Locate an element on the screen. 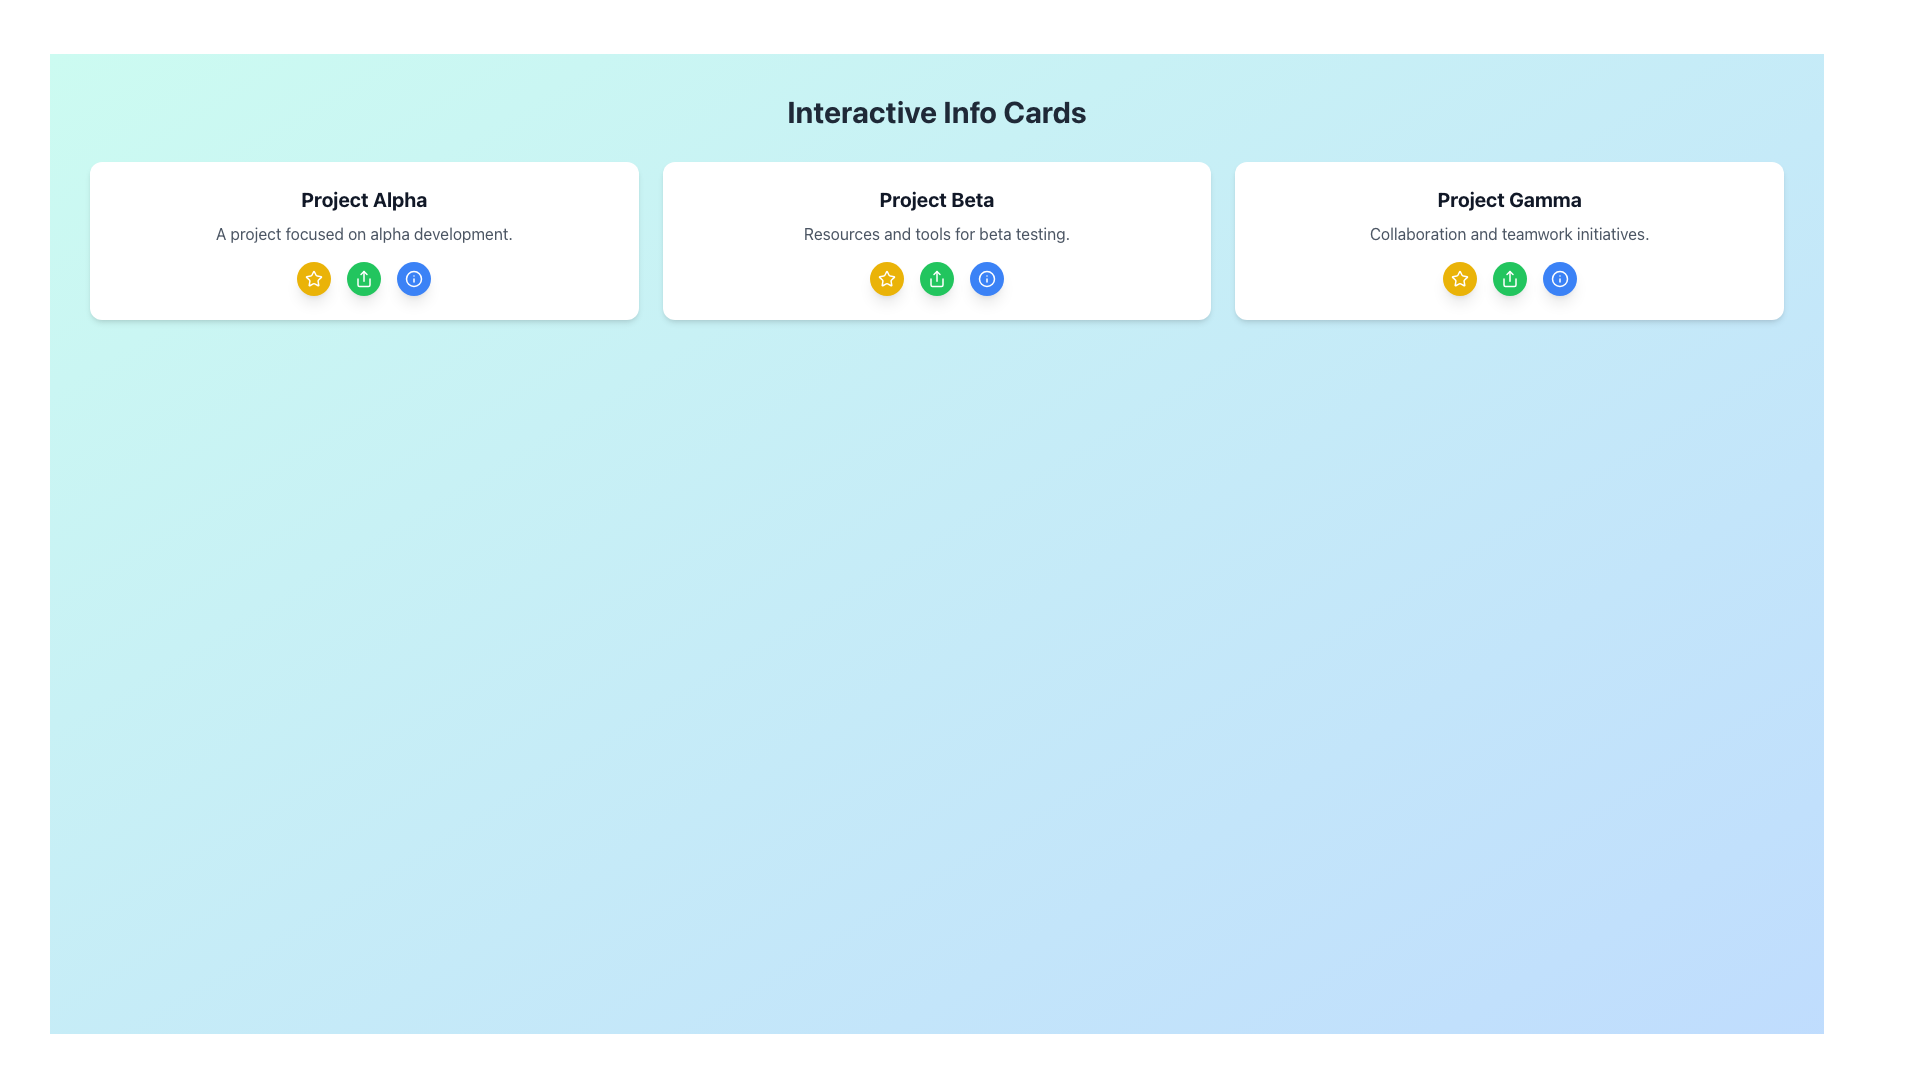 This screenshot has height=1080, width=1920. the star-shaped icon button with a yellow fill and white border located under the title 'Project Alpha' to potentially see a tooltip is located at coordinates (313, 278).